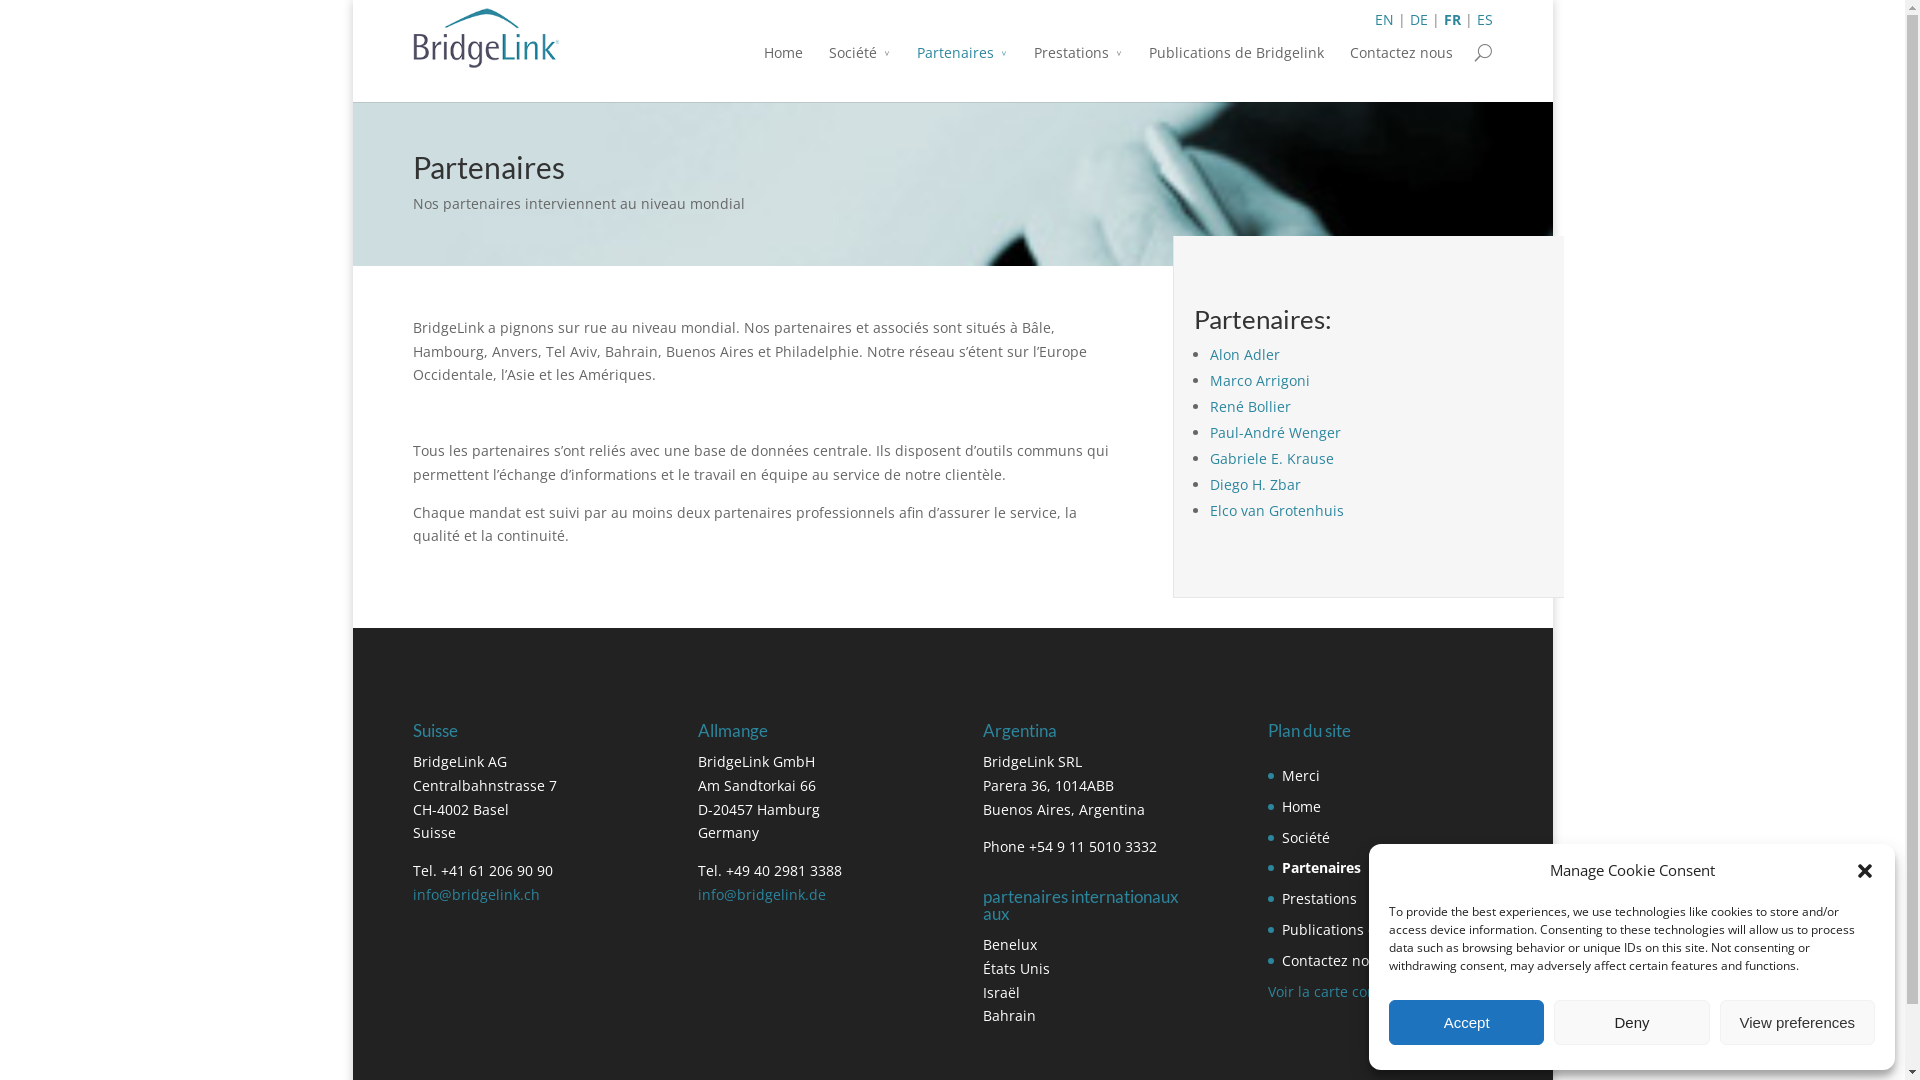 This screenshot has width=1920, height=1080. I want to click on 'Elco van Grotenhuis', so click(1275, 509).